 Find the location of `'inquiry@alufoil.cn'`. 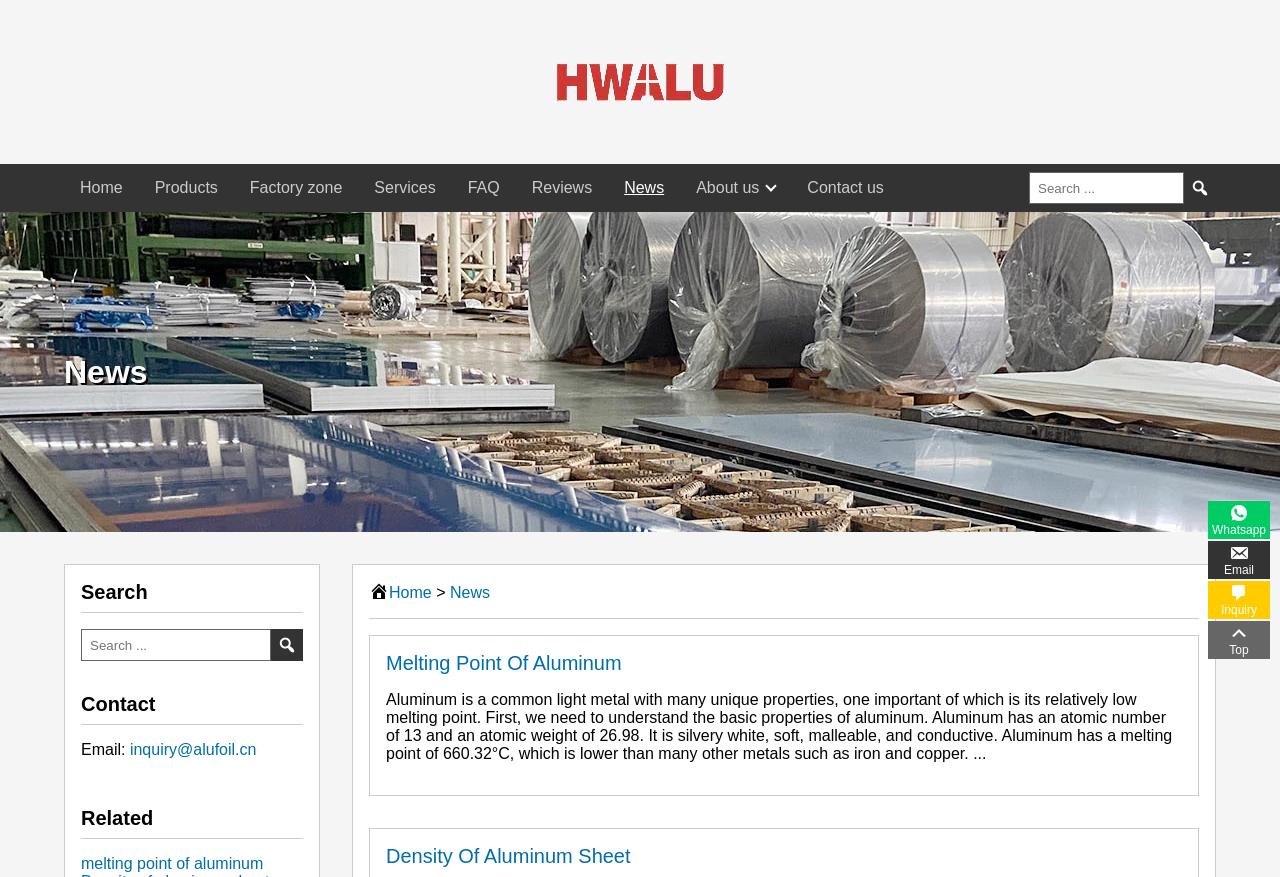

'inquiry@alufoil.cn' is located at coordinates (192, 749).